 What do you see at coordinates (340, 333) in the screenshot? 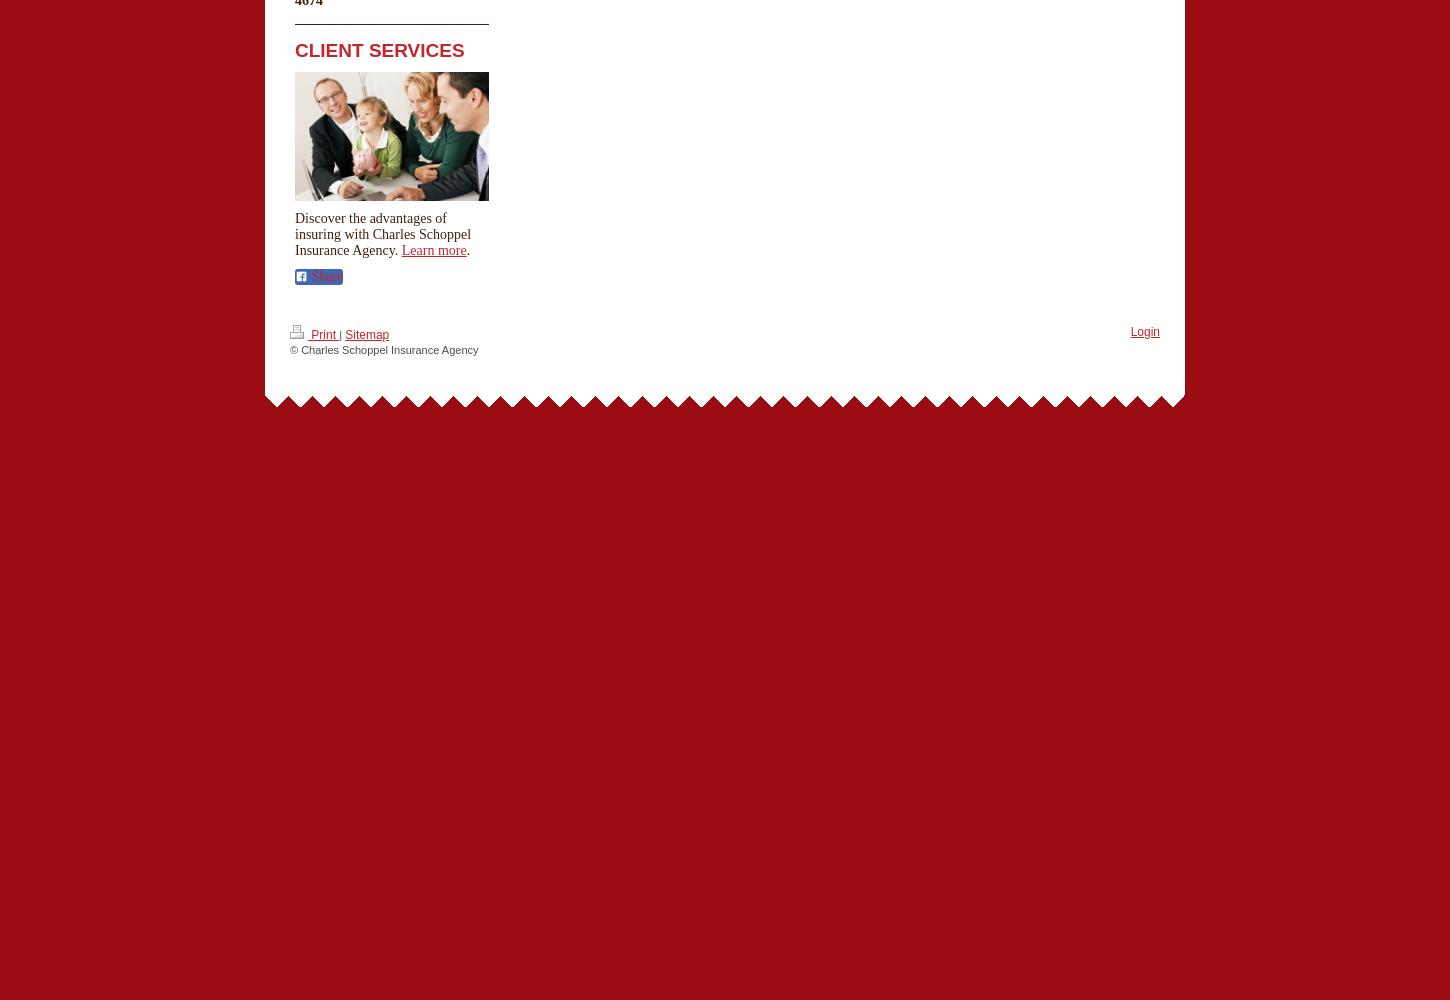
I see `'|'` at bounding box center [340, 333].